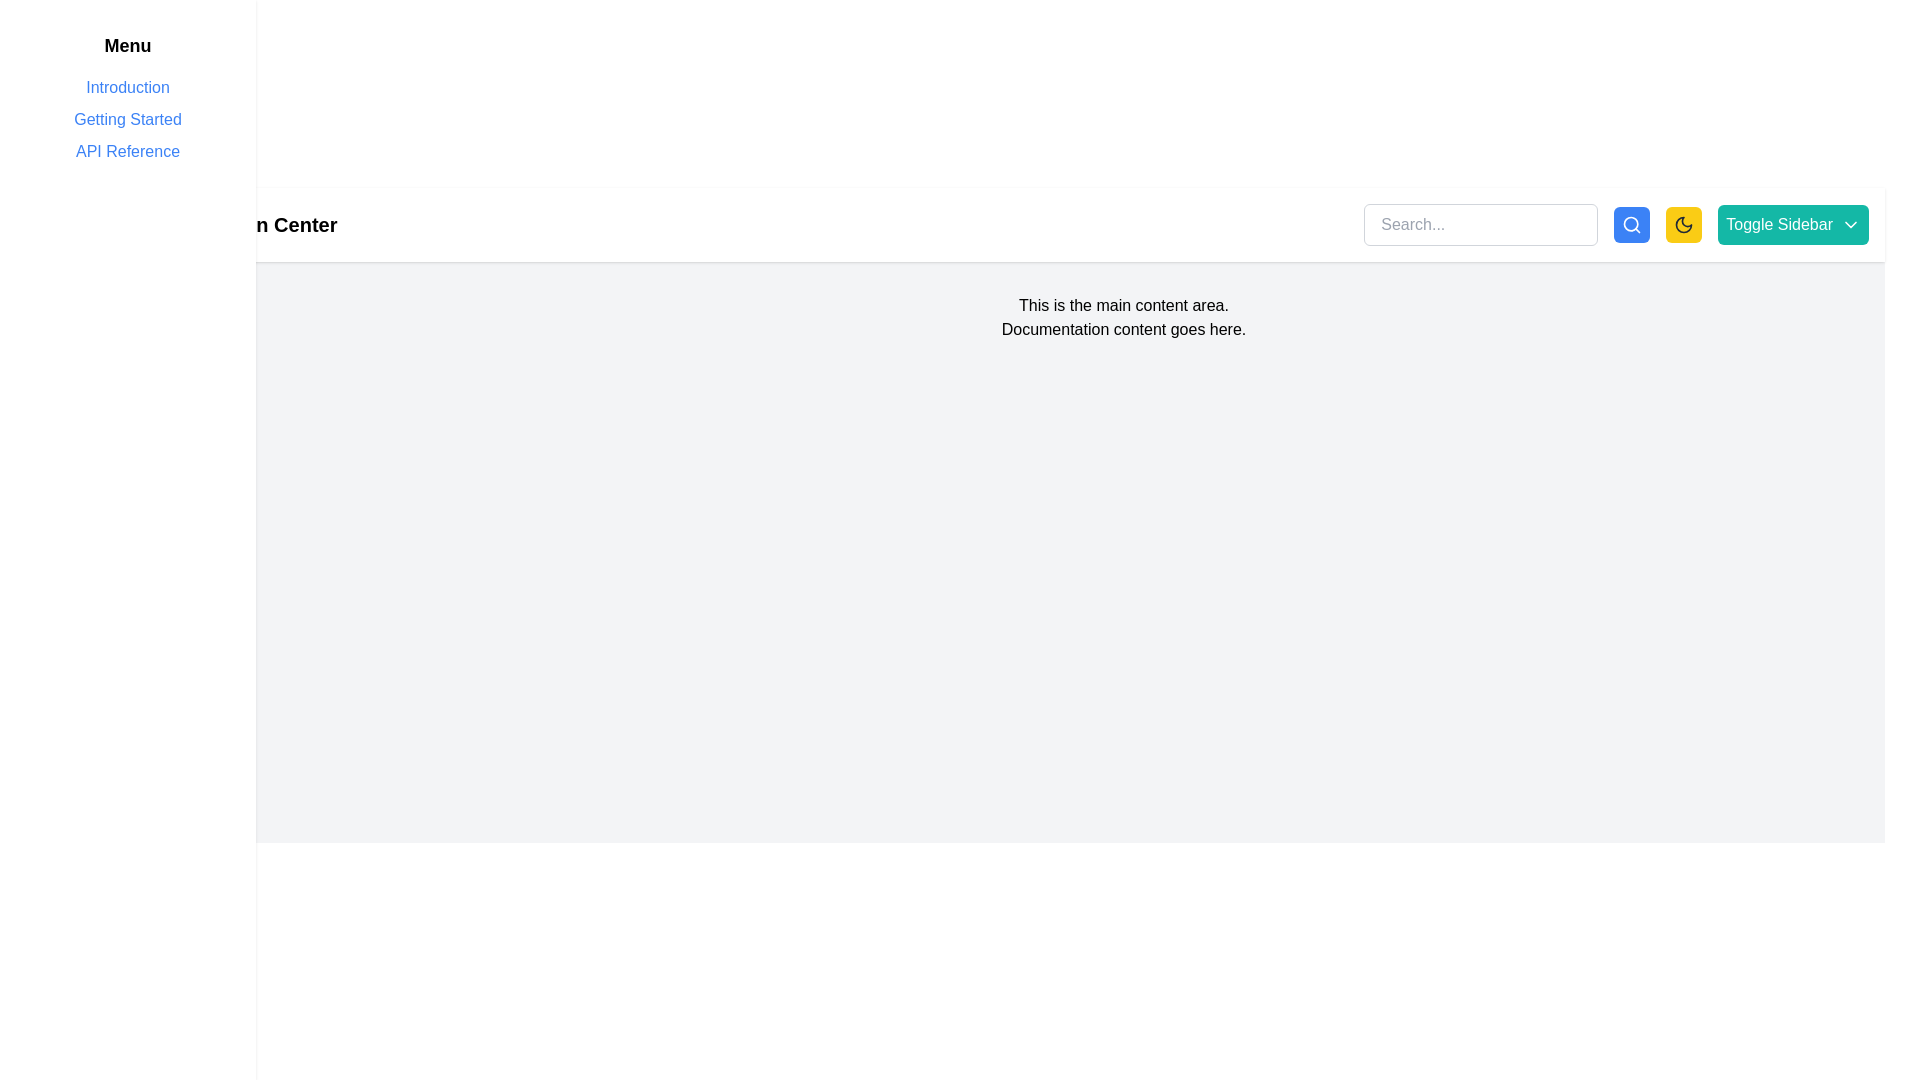  Describe the element at coordinates (1850, 224) in the screenshot. I see `the rightmost part of the 'Toggle Sidebar' button` at that location.